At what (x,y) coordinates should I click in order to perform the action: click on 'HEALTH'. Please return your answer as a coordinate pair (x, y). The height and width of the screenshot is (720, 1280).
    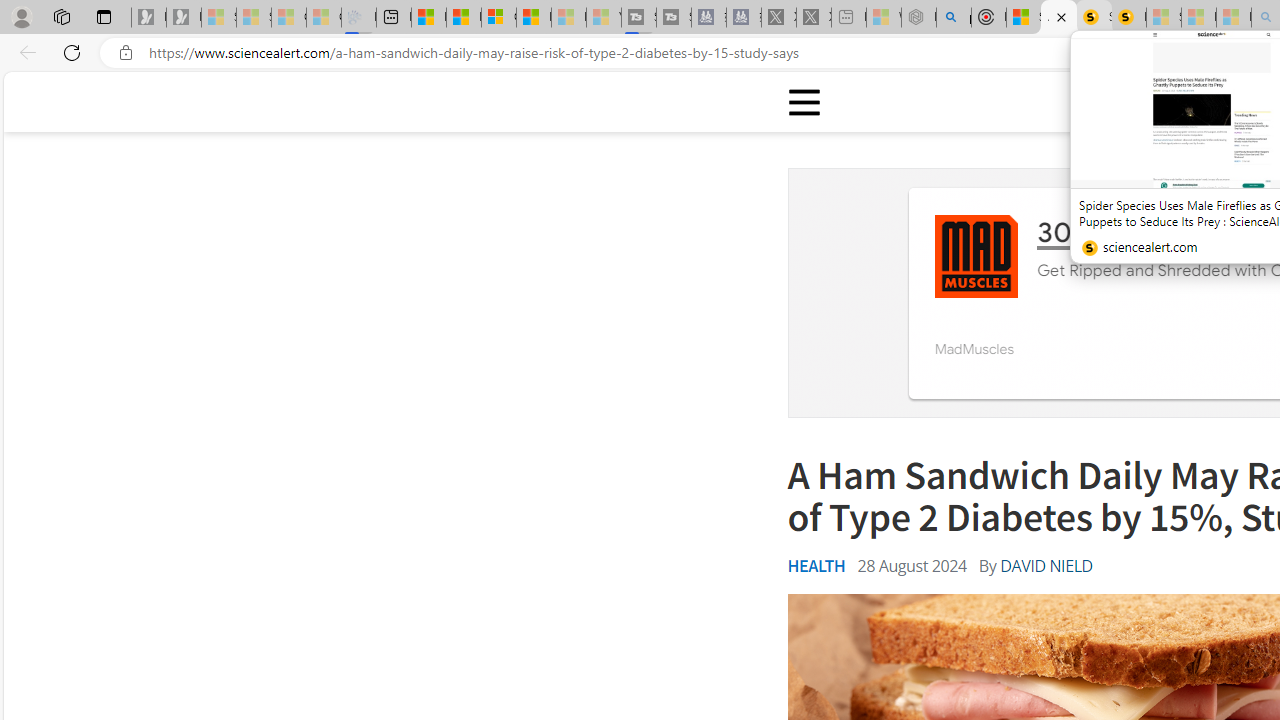
    Looking at the image, I should click on (816, 565).